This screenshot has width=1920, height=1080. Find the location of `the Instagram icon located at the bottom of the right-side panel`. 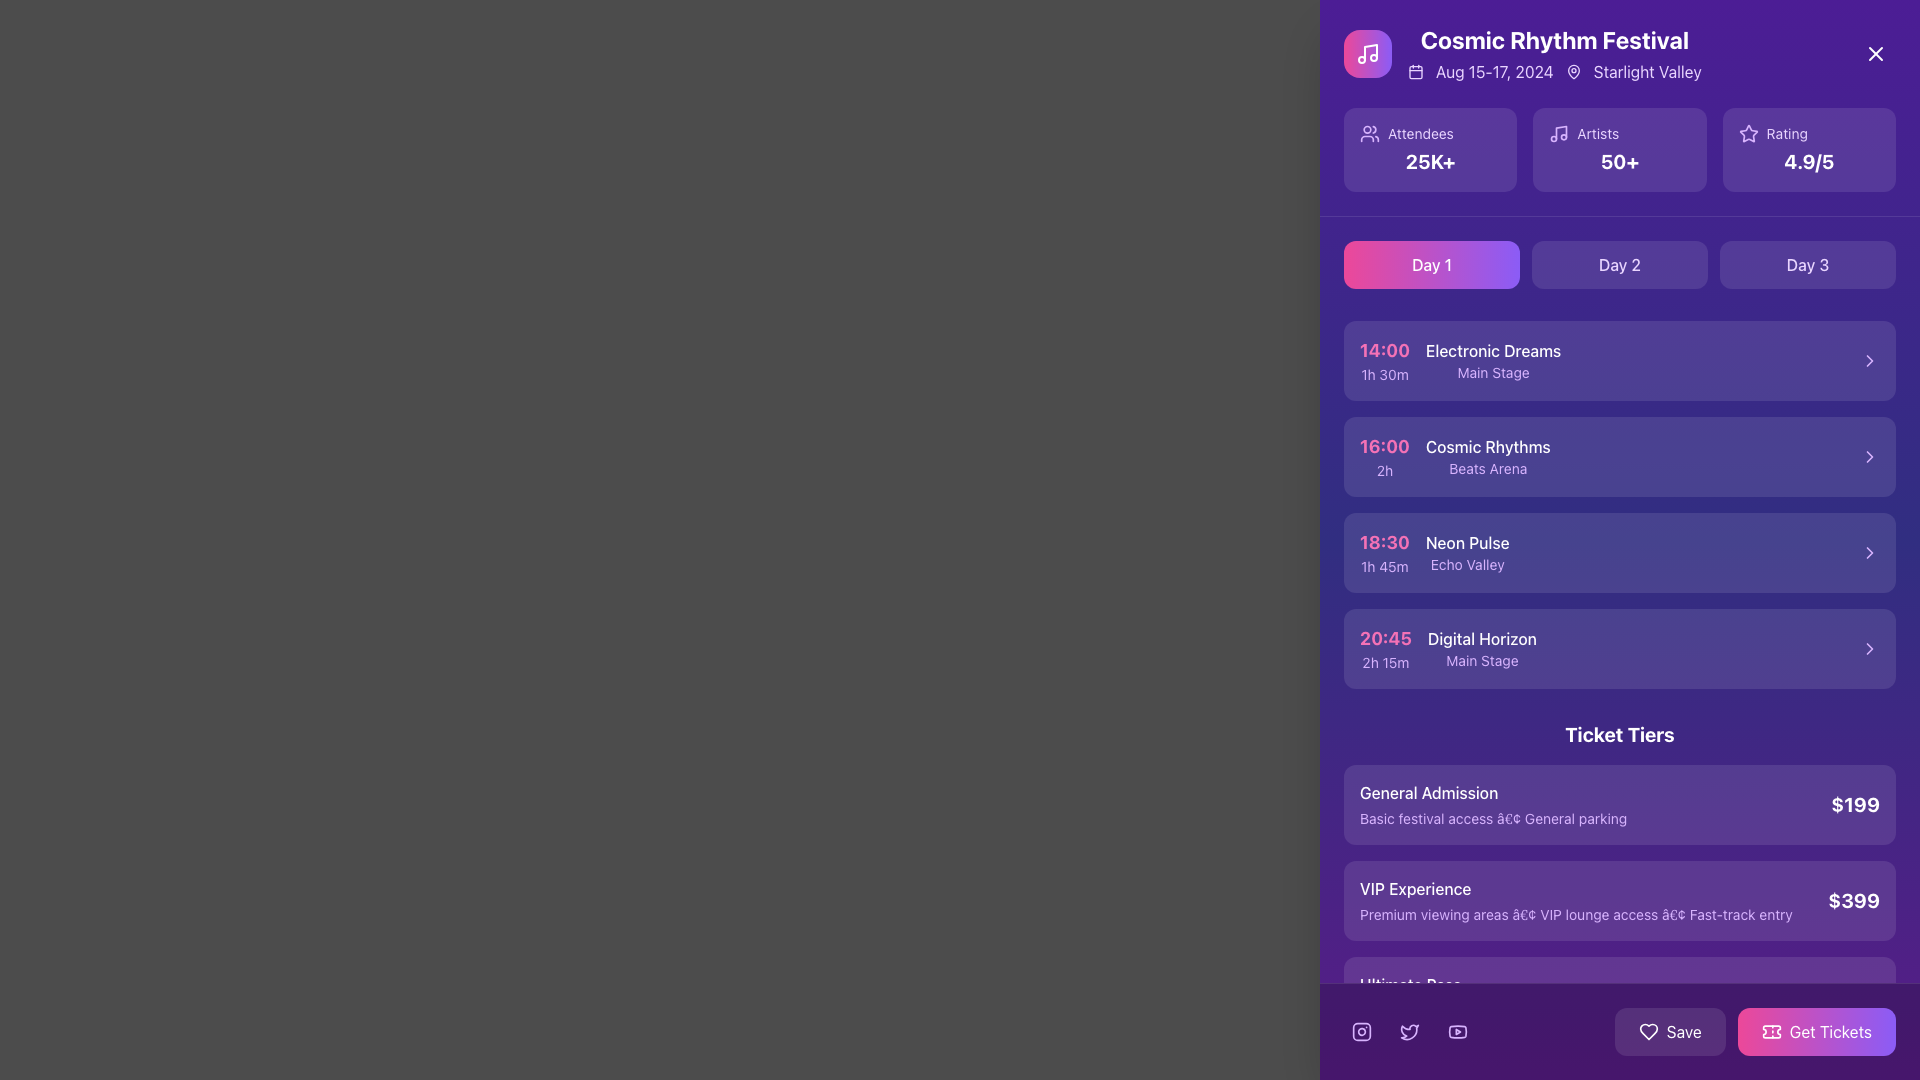

the Instagram icon located at the bottom of the right-side panel is located at coordinates (1361, 1032).